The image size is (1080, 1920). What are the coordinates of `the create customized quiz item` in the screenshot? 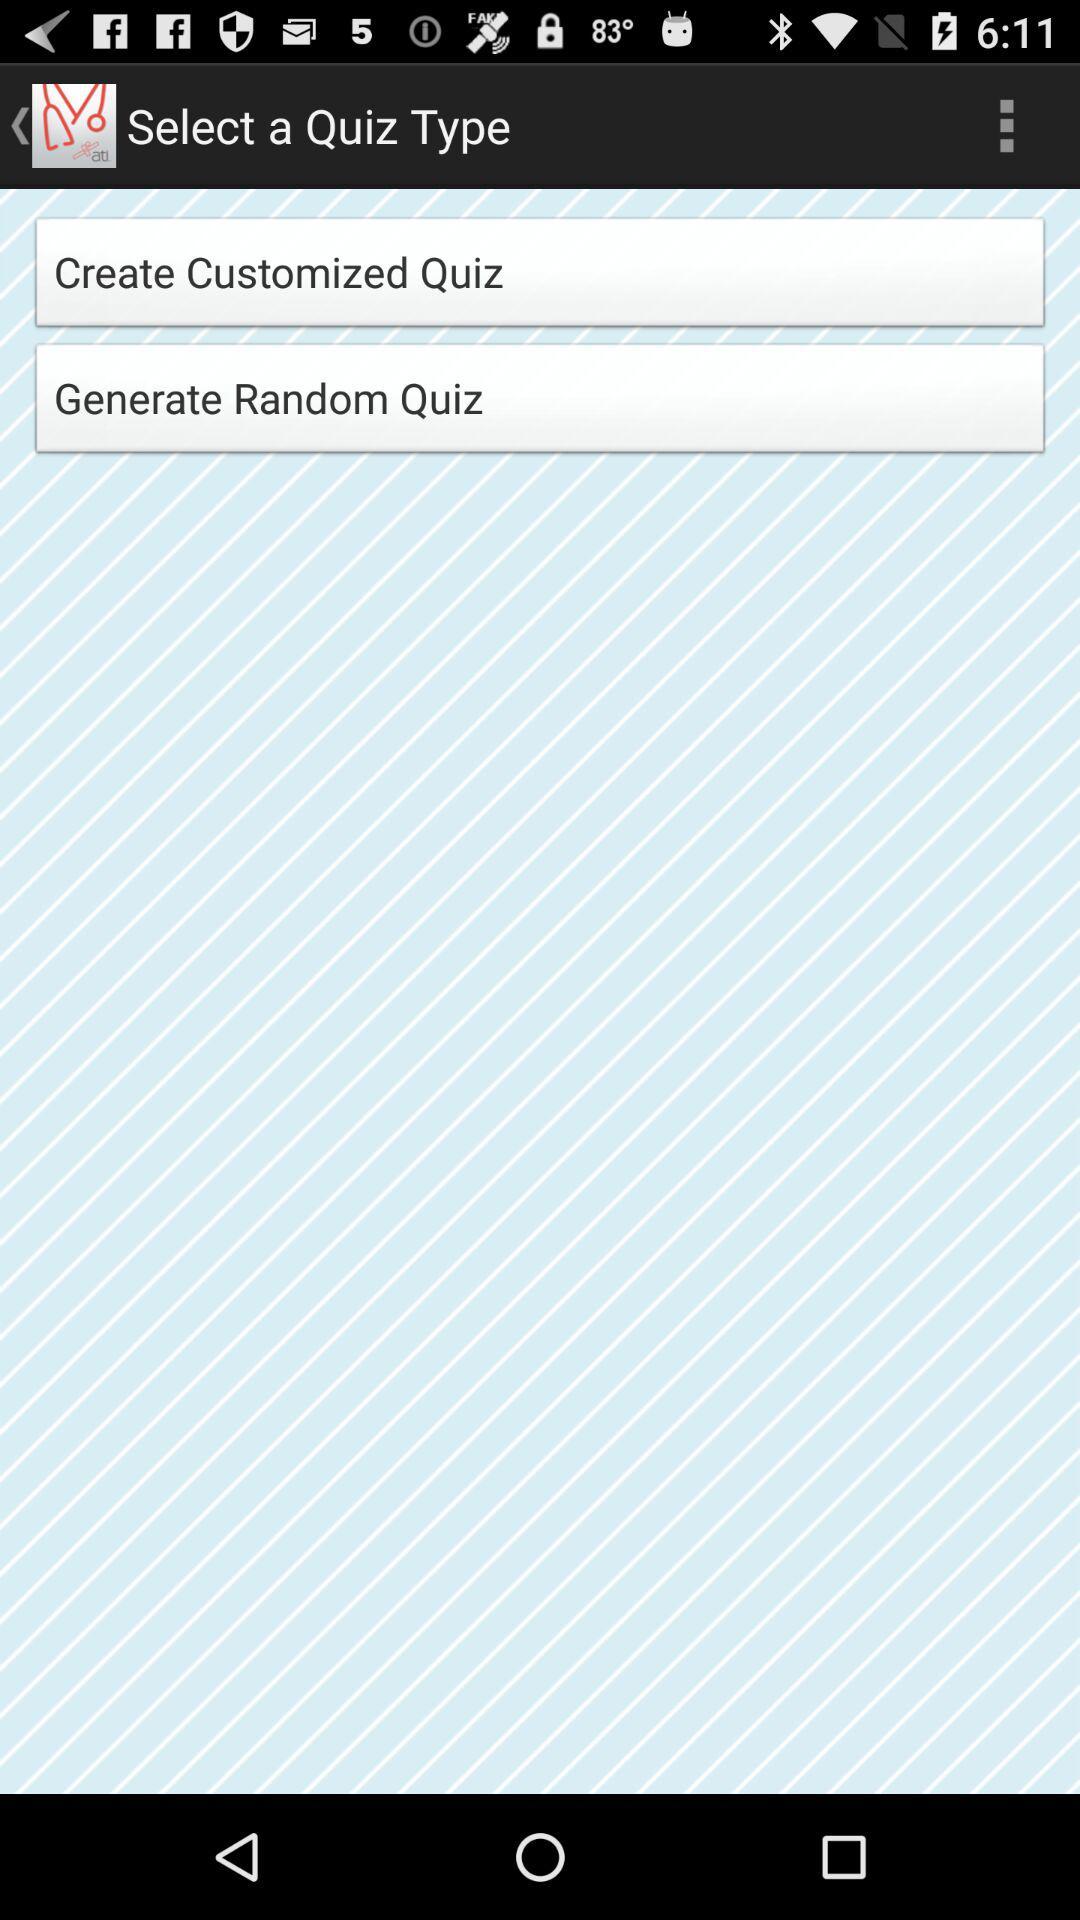 It's located at (540, 277).